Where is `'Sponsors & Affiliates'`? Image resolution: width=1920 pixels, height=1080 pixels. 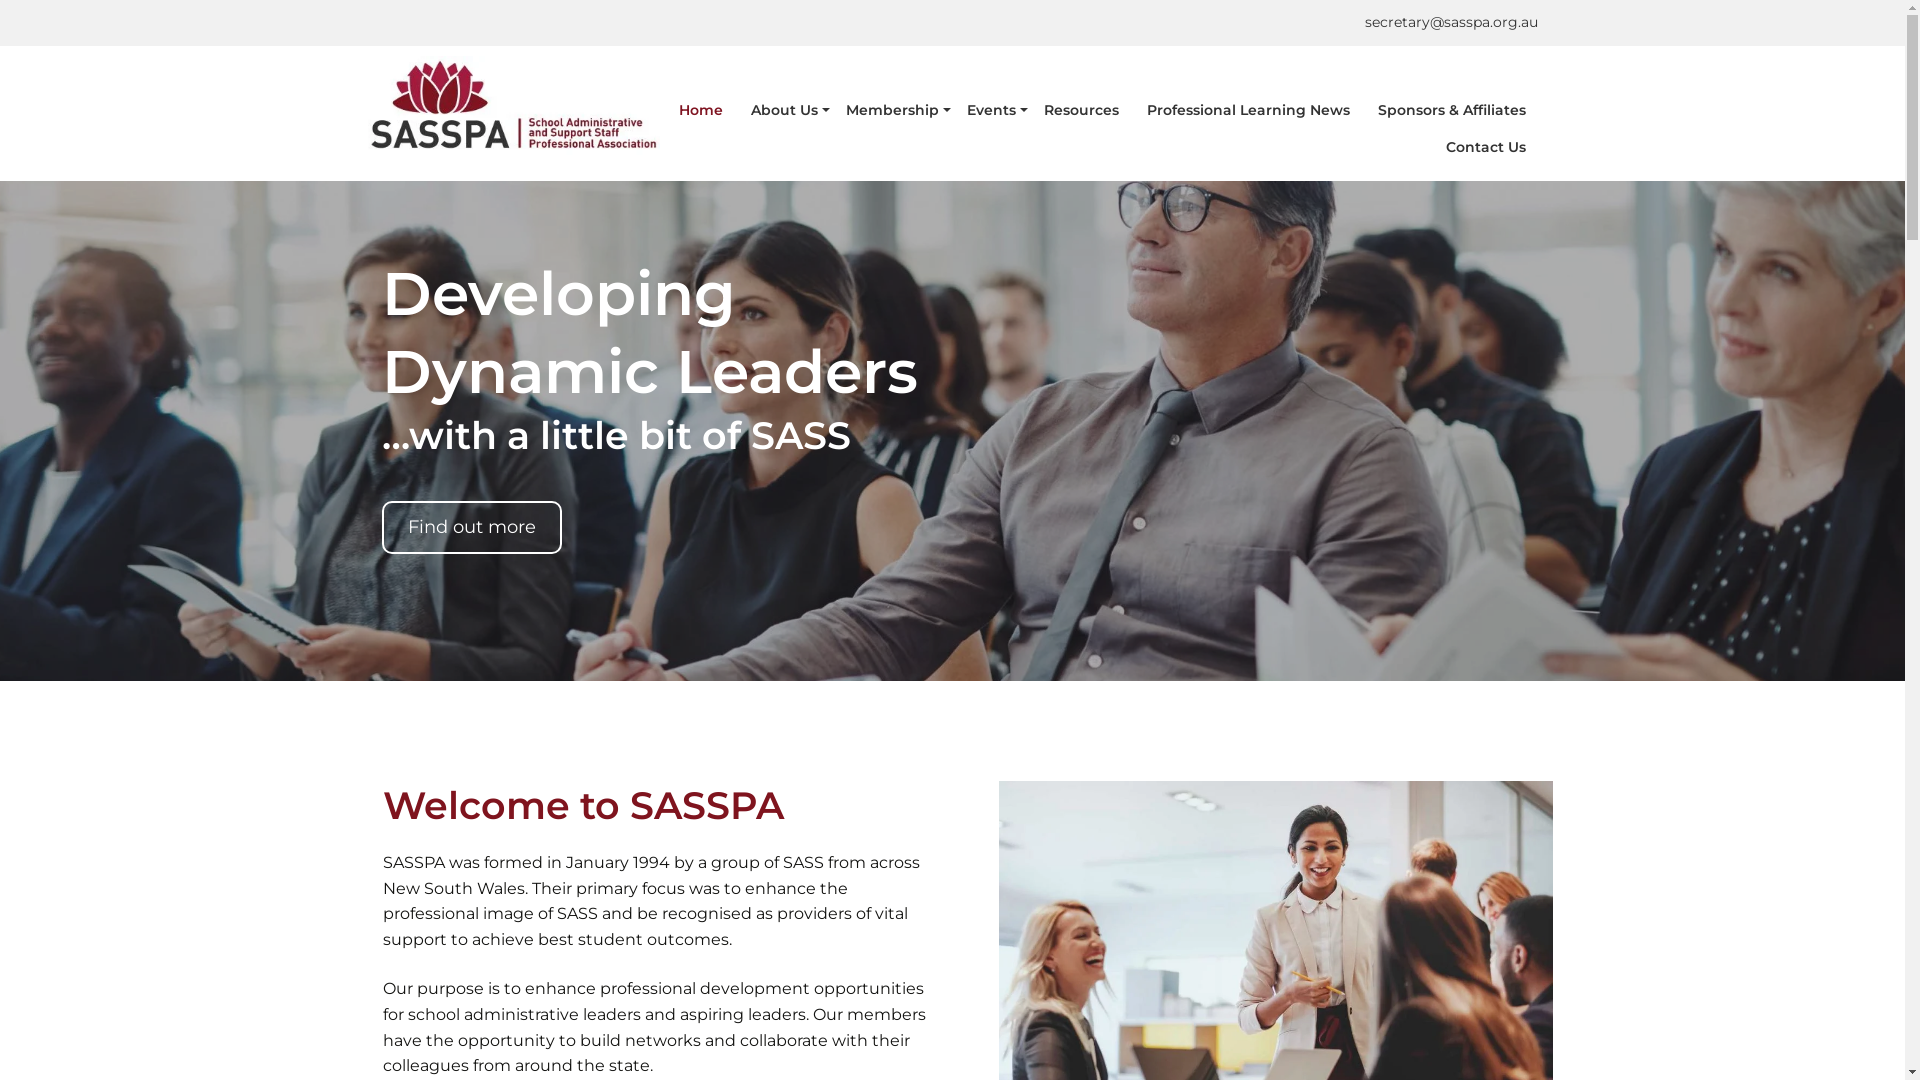
'Sponsors & Affiliates' is located at coordinates (1451, 110).